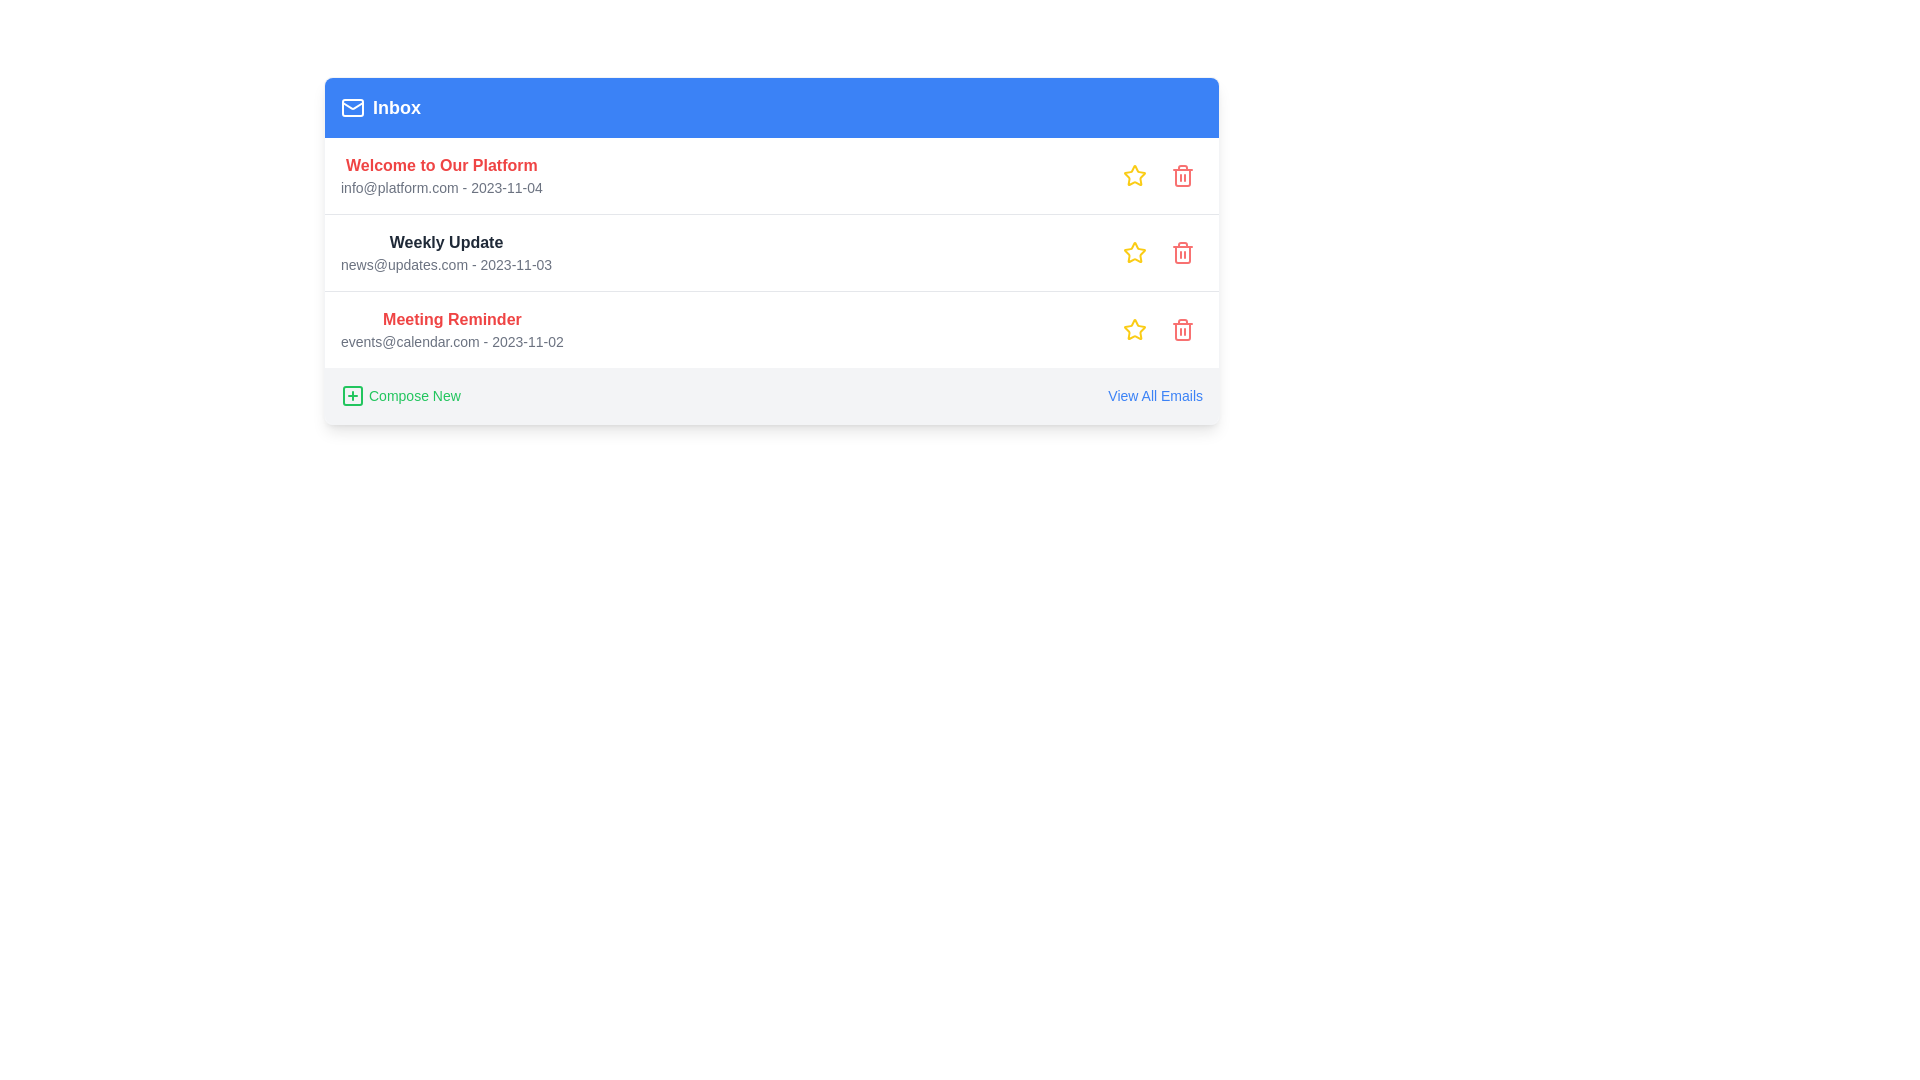 The image size is (1920, 1080). Describe the element at coordinates (451, 319) in the screenshot. I see `the 'Meeting Reminder' text label, which is a bold red text displayed in a medium font size, part of a list of items in a white card interface under the 'Inbox' heading` at that location.